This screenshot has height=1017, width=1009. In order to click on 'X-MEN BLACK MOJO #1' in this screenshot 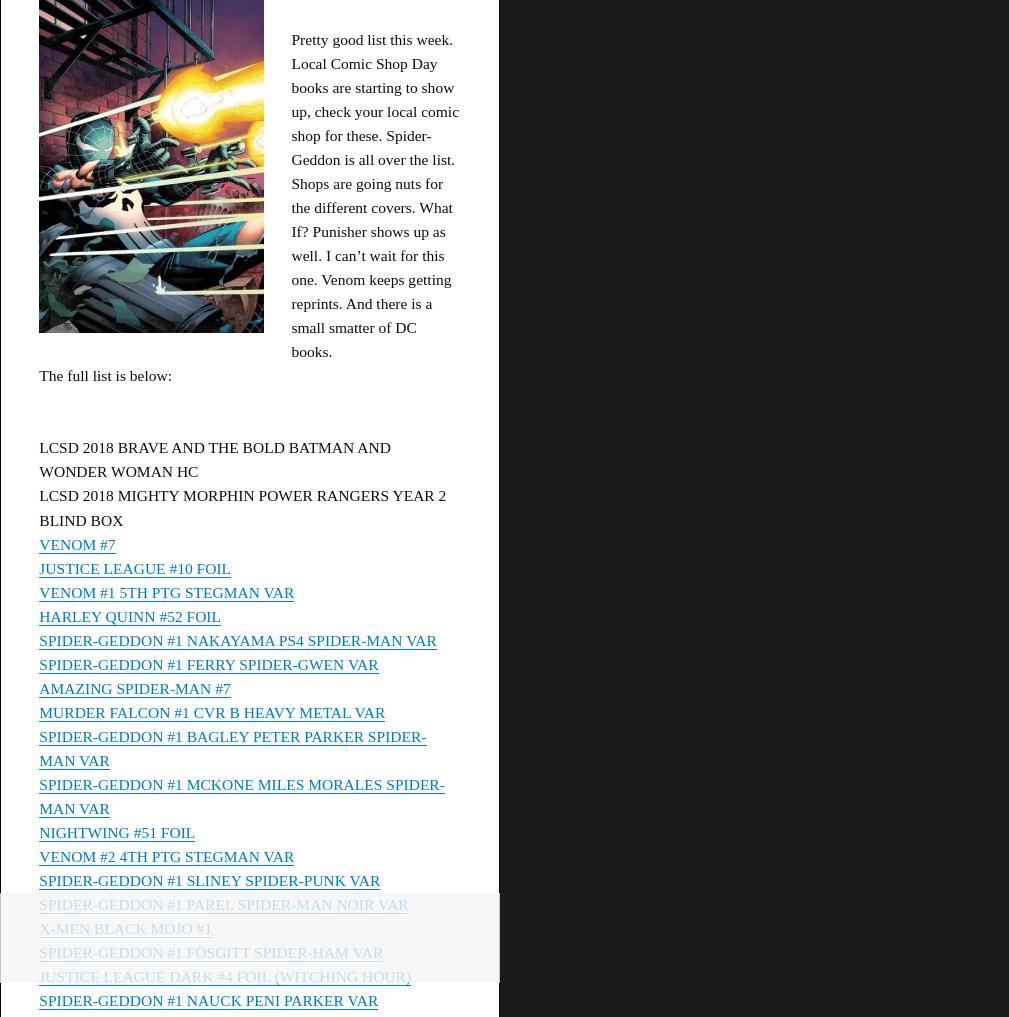, I will do `click(38, 927)`.